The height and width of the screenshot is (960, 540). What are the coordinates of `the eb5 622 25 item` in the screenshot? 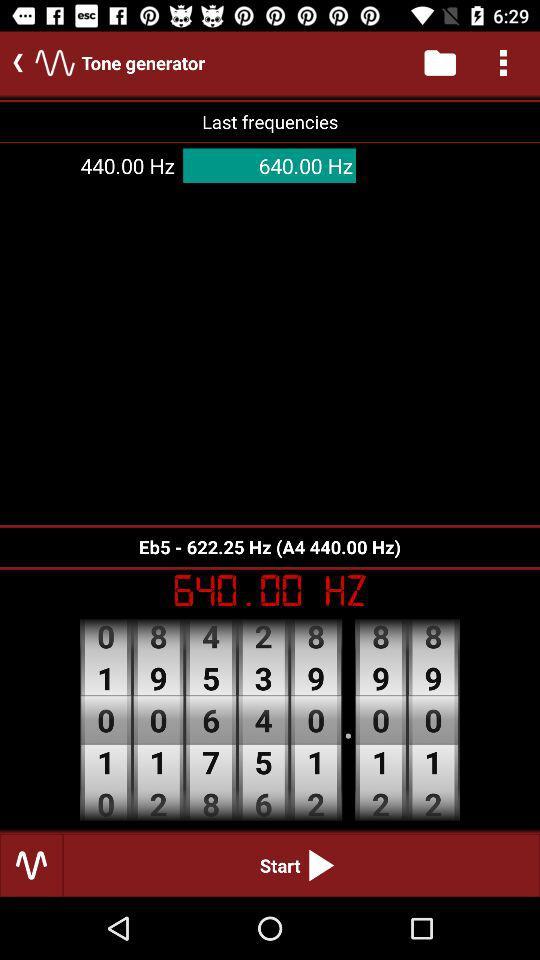 It's located at (270, 547).